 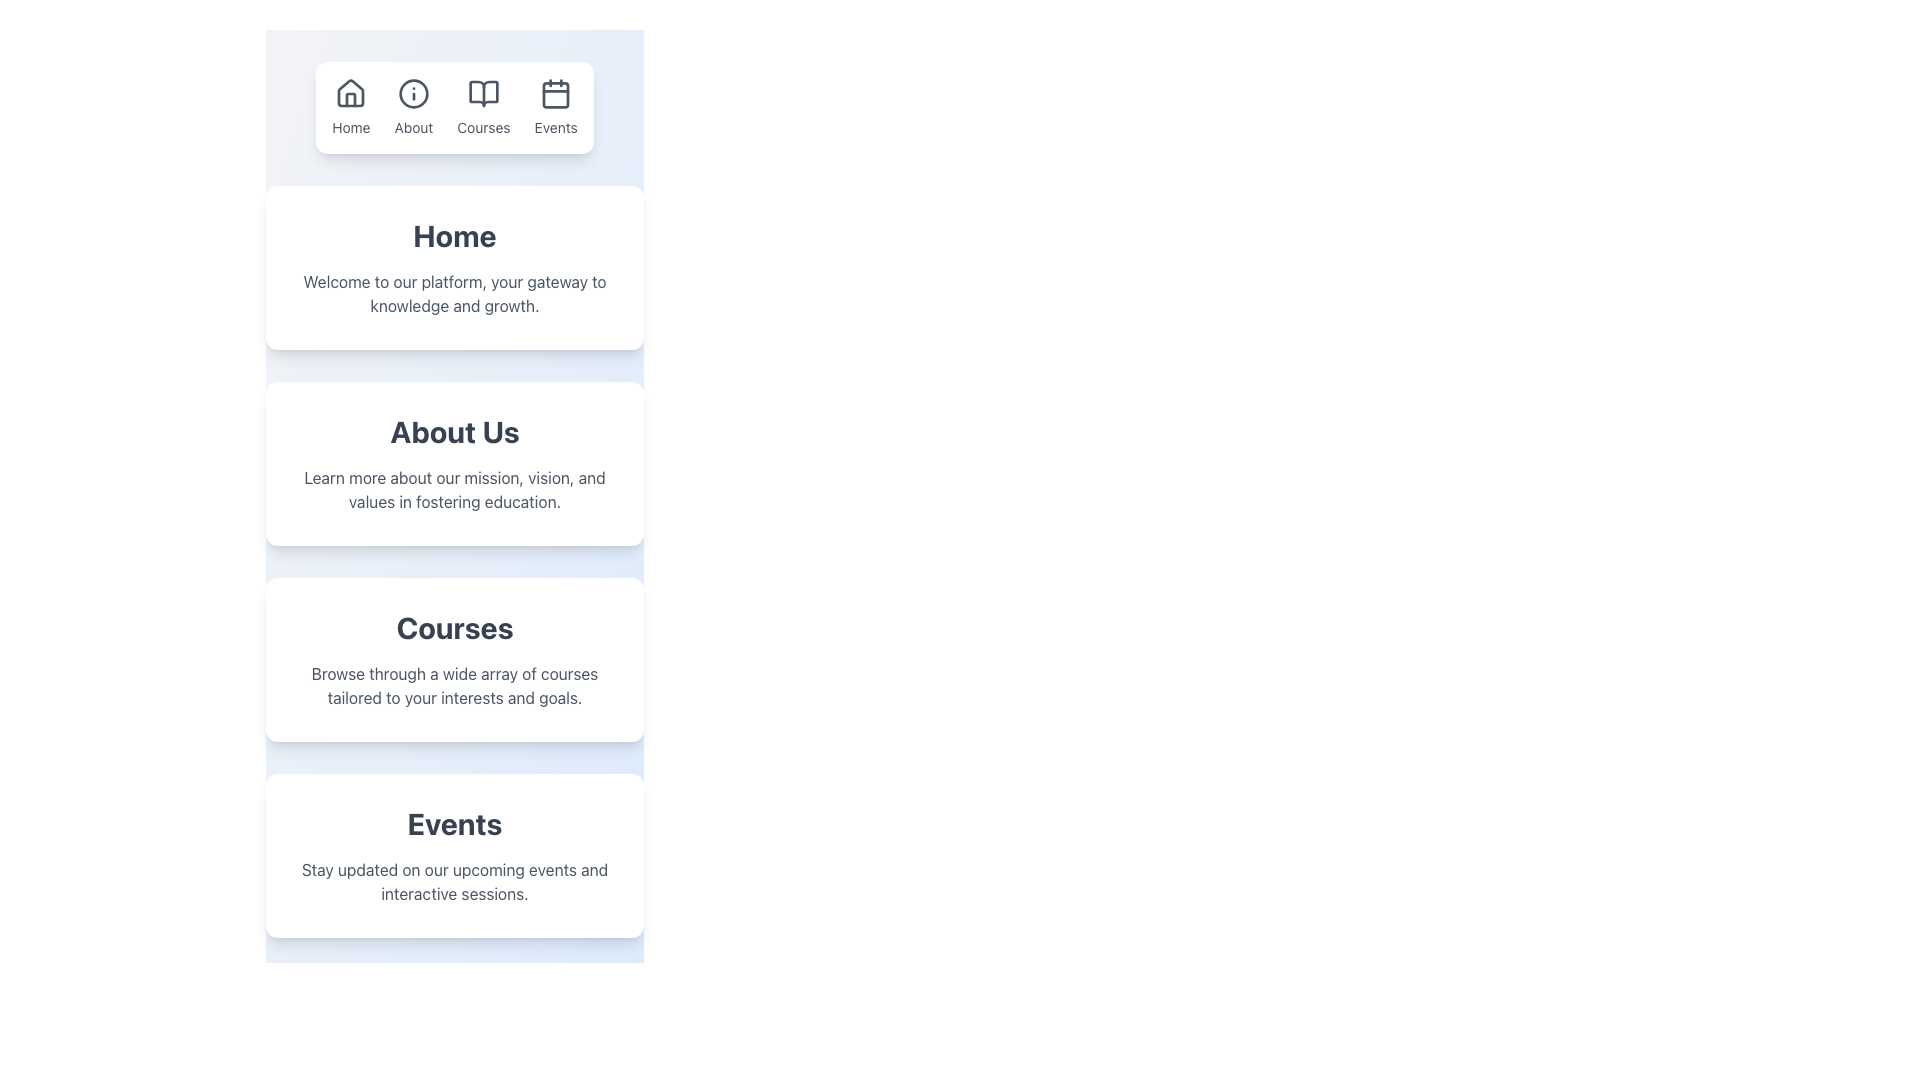 I want to click on the 'Courses' text label located within the third navigation item of the horizontal navigation bar, directly beneath the book icon, so click(x=483, y=127).